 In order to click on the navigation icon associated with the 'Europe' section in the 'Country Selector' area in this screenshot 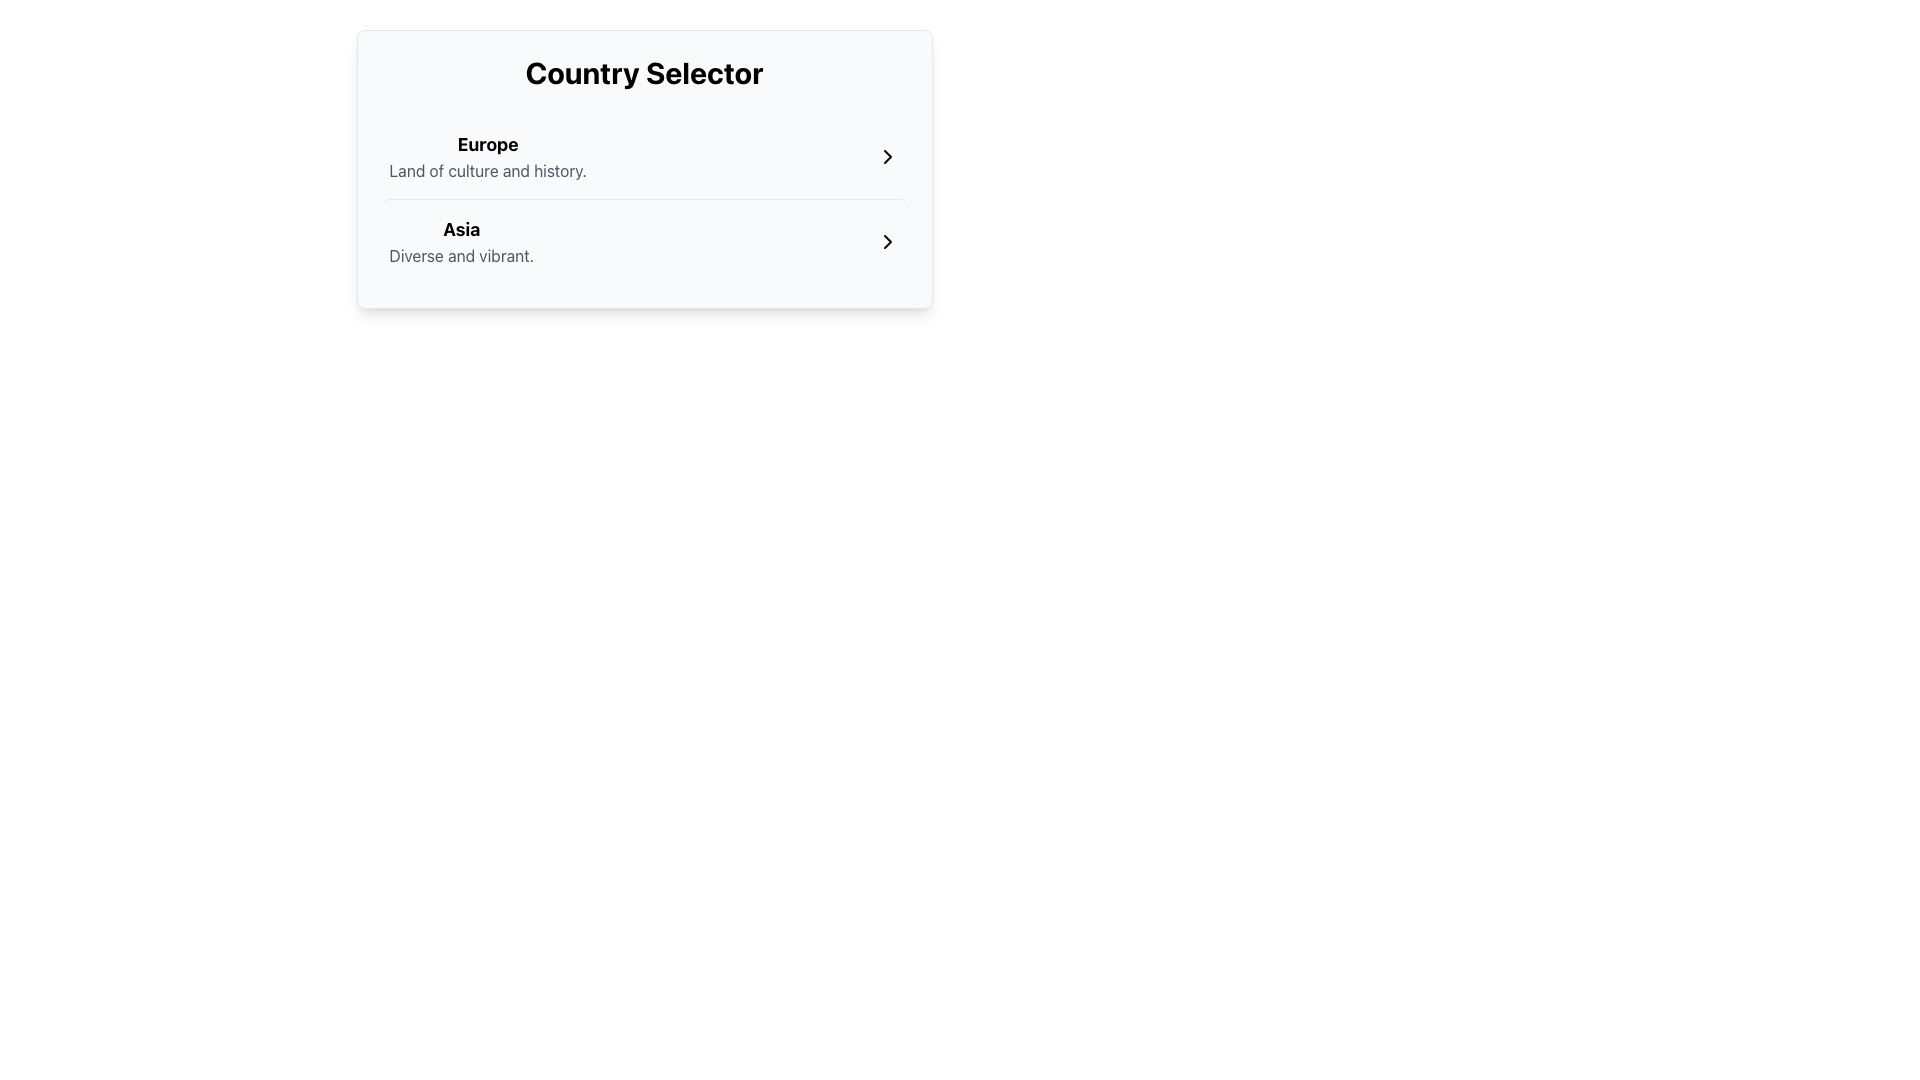, I will do `click(886, 156)`.